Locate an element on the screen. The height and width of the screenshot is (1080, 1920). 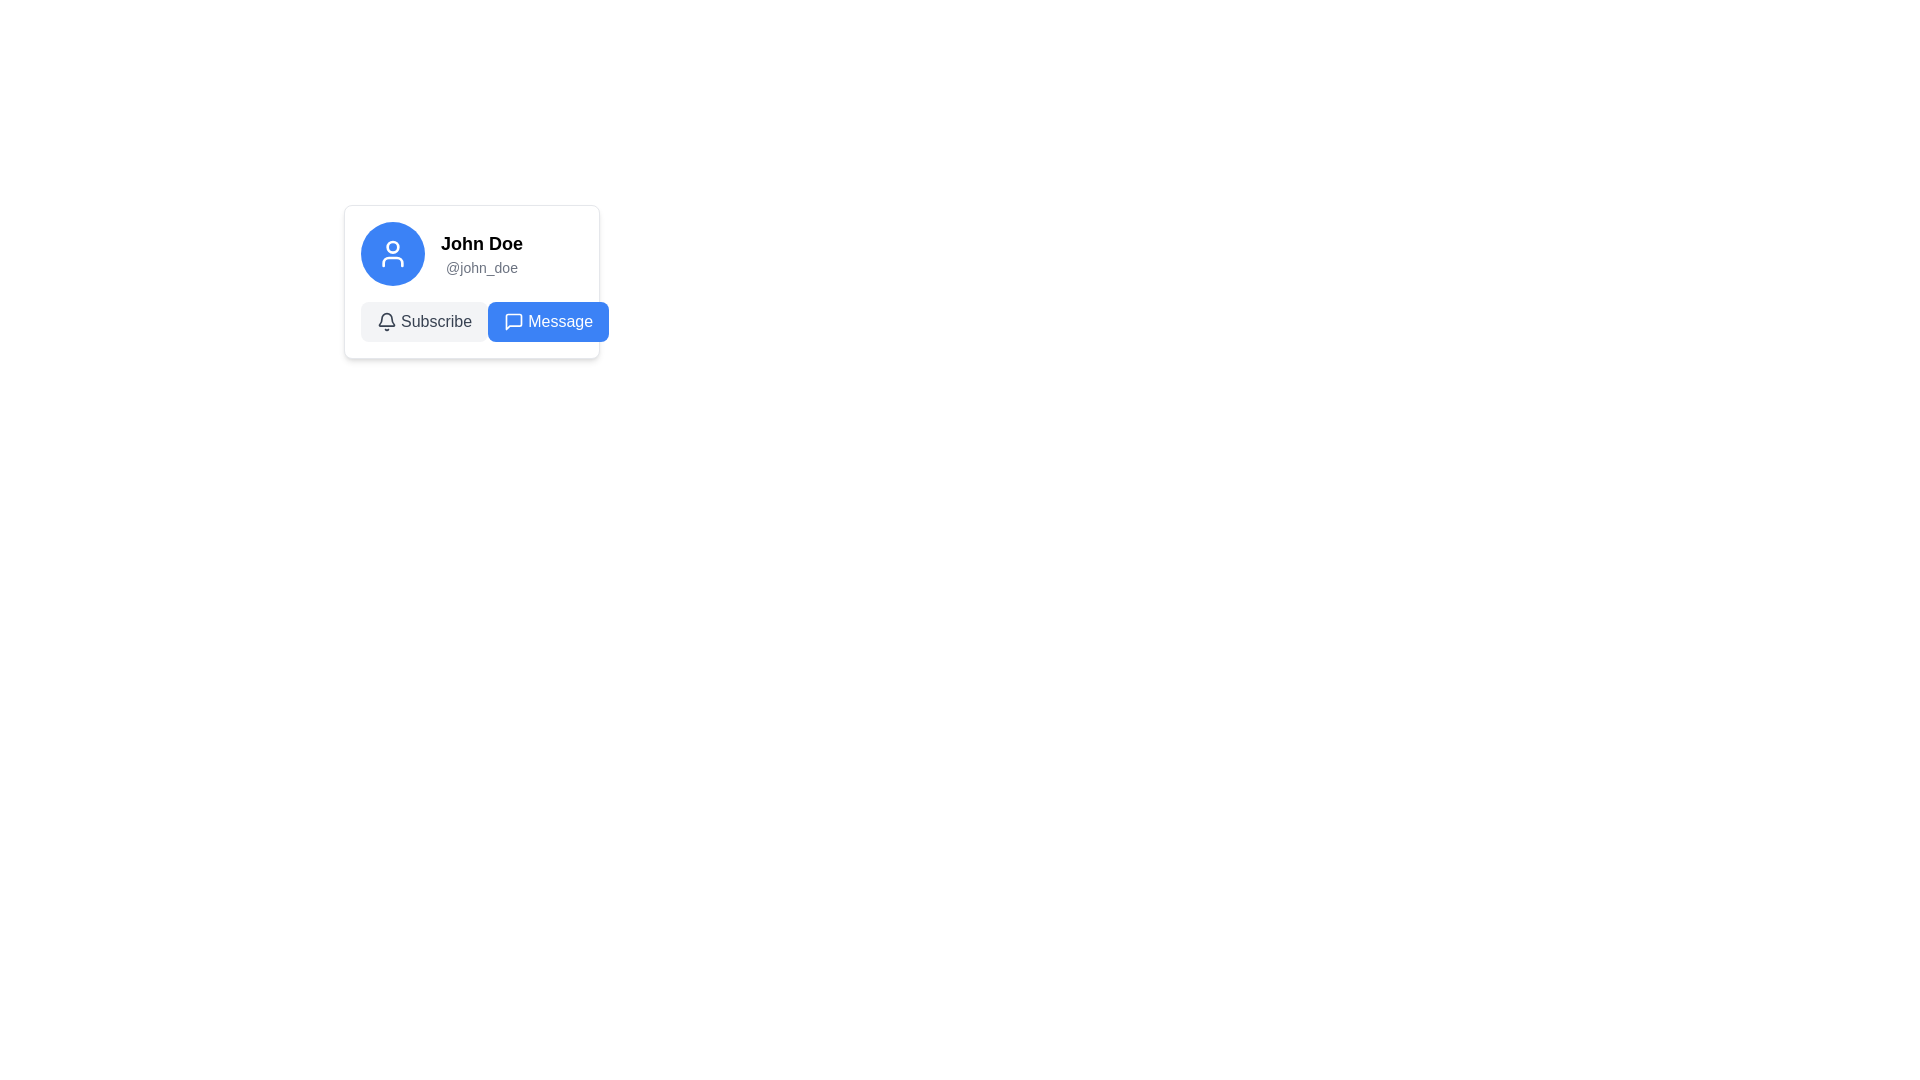
the static text label 'John Doe' which is prominently styled in bold font, located above the text '@john_doe' in the user profile card is located at coordinates (481, 242).